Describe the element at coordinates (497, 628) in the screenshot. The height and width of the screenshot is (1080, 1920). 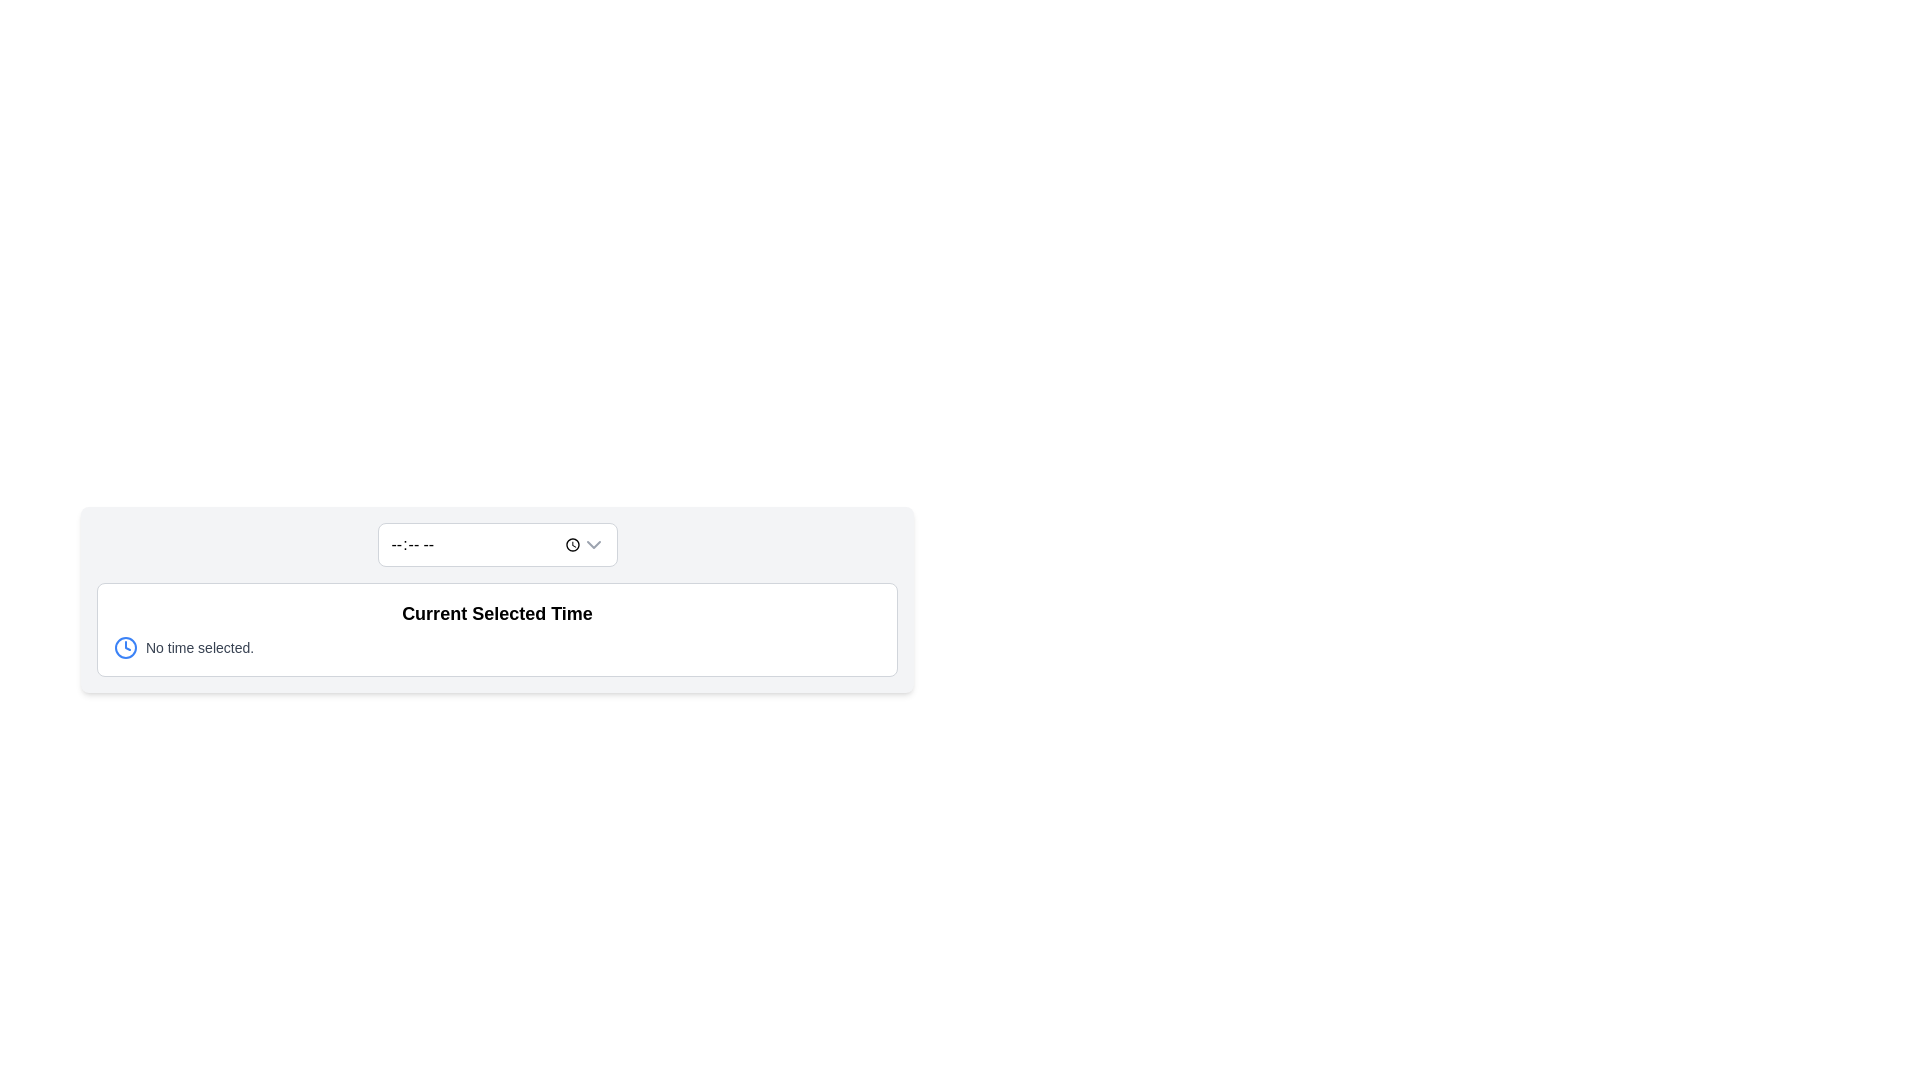
I see `the Informational display box that contains the text 'Current Selected Time' and the message 'No time selected.' with a blue clock icon` at that location.